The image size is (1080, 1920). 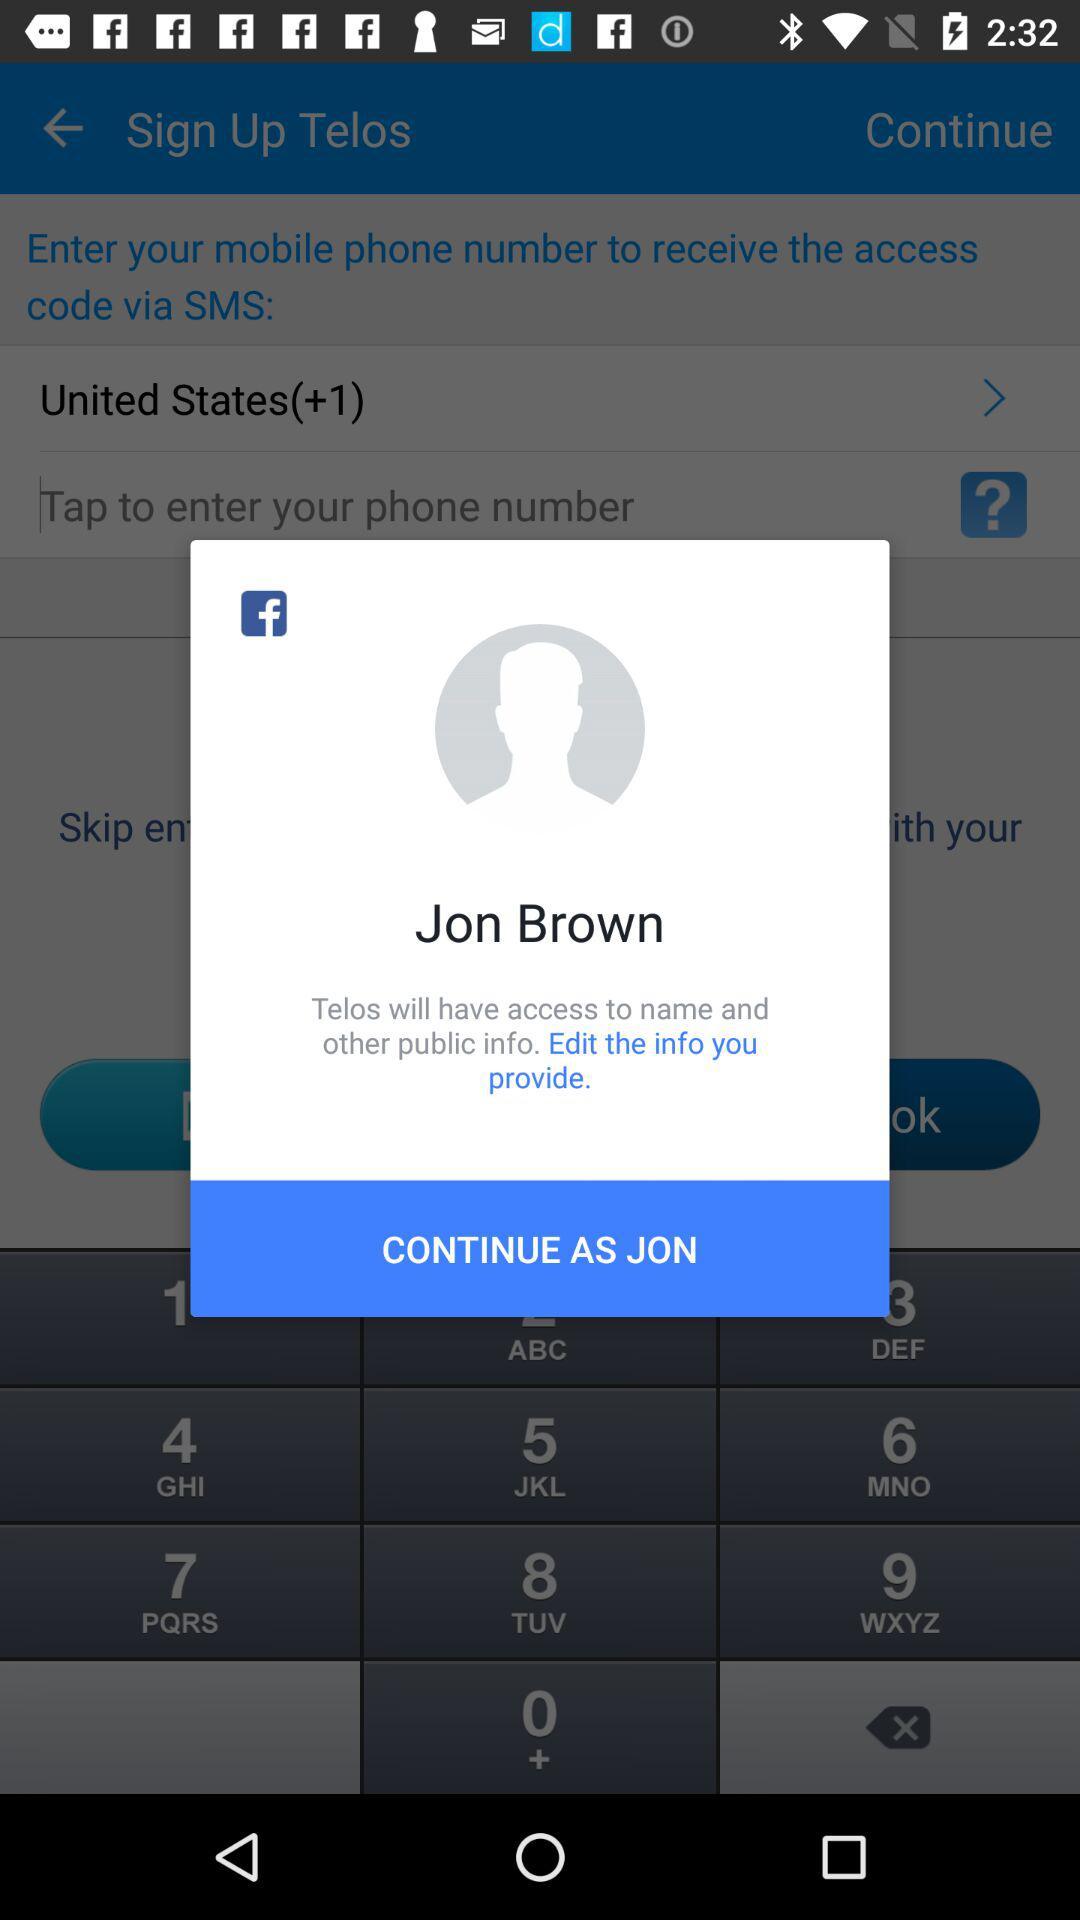 I want to click on telos will have, so click(x=540, y=1041).